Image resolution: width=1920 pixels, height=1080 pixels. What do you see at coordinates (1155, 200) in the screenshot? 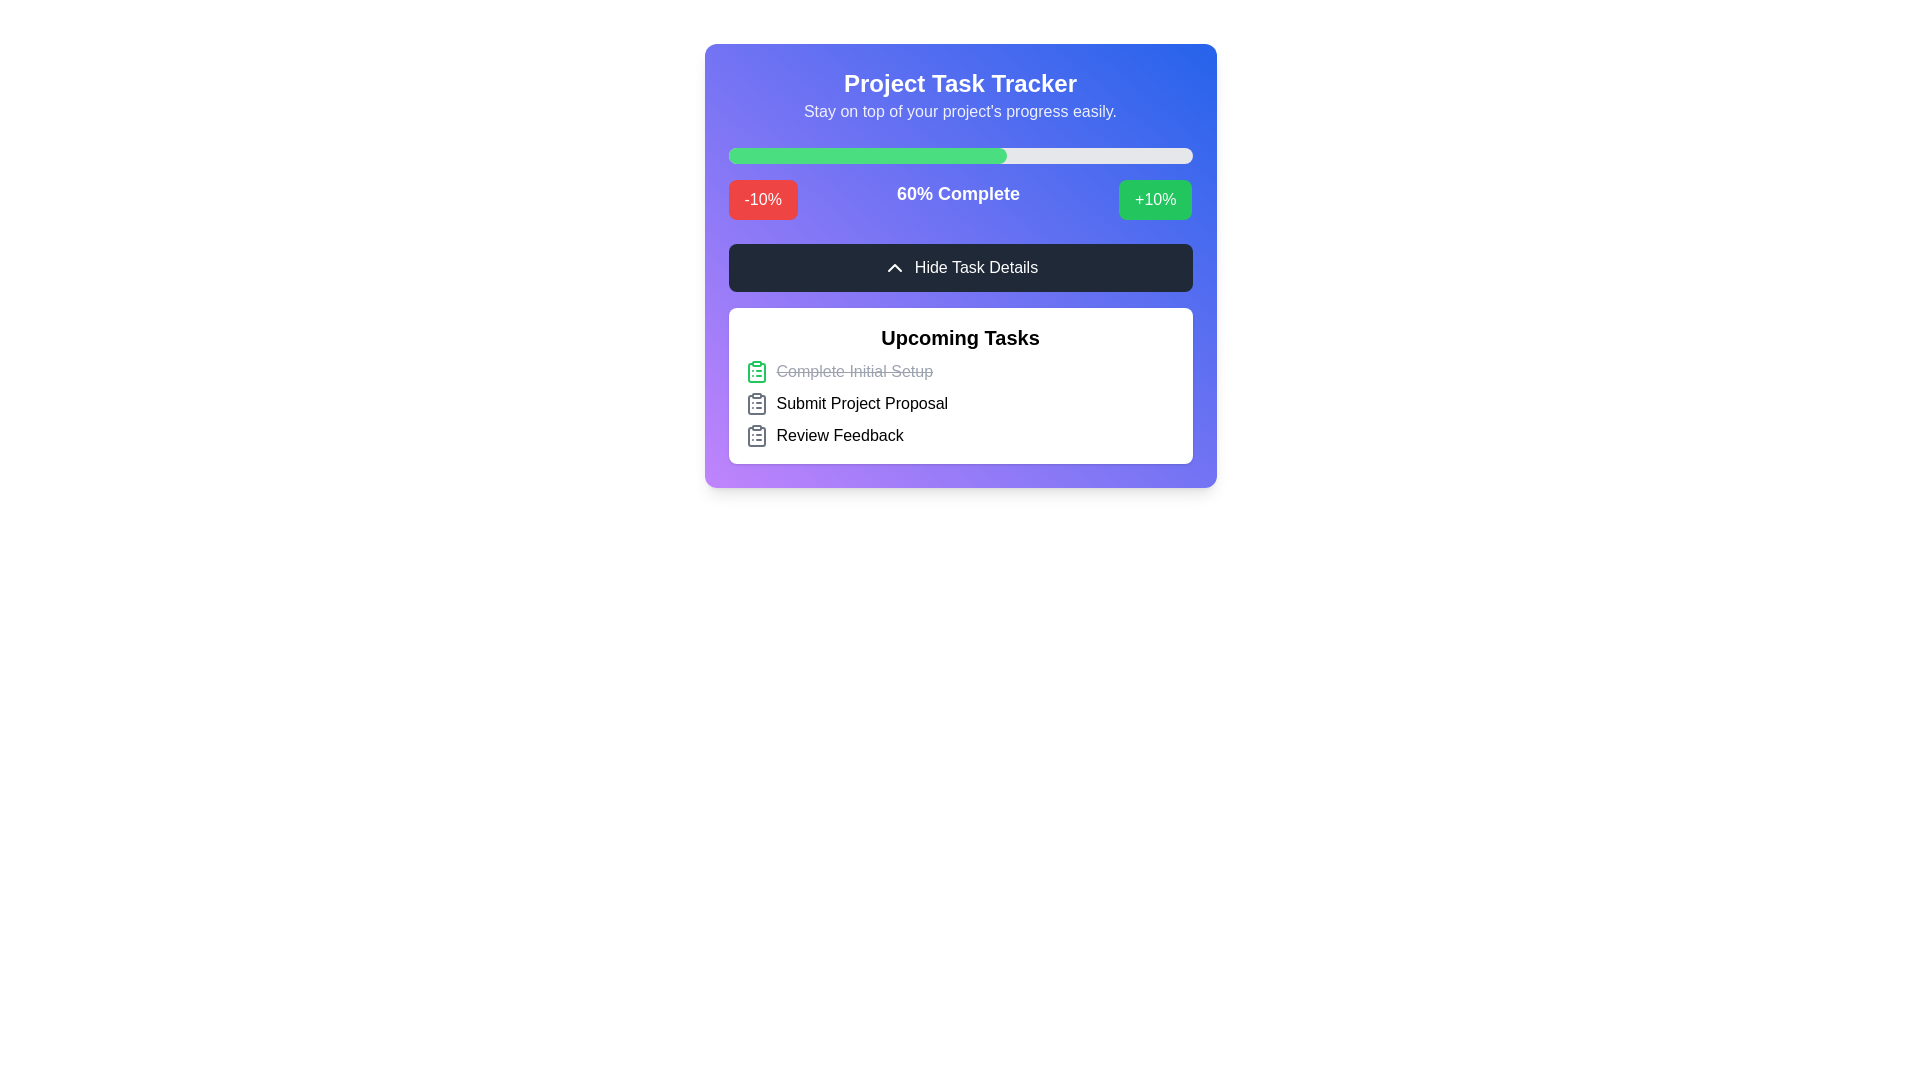
I see `the green button labeled '+10%' for accessibility navigation` at bounding box center [1155, 200].